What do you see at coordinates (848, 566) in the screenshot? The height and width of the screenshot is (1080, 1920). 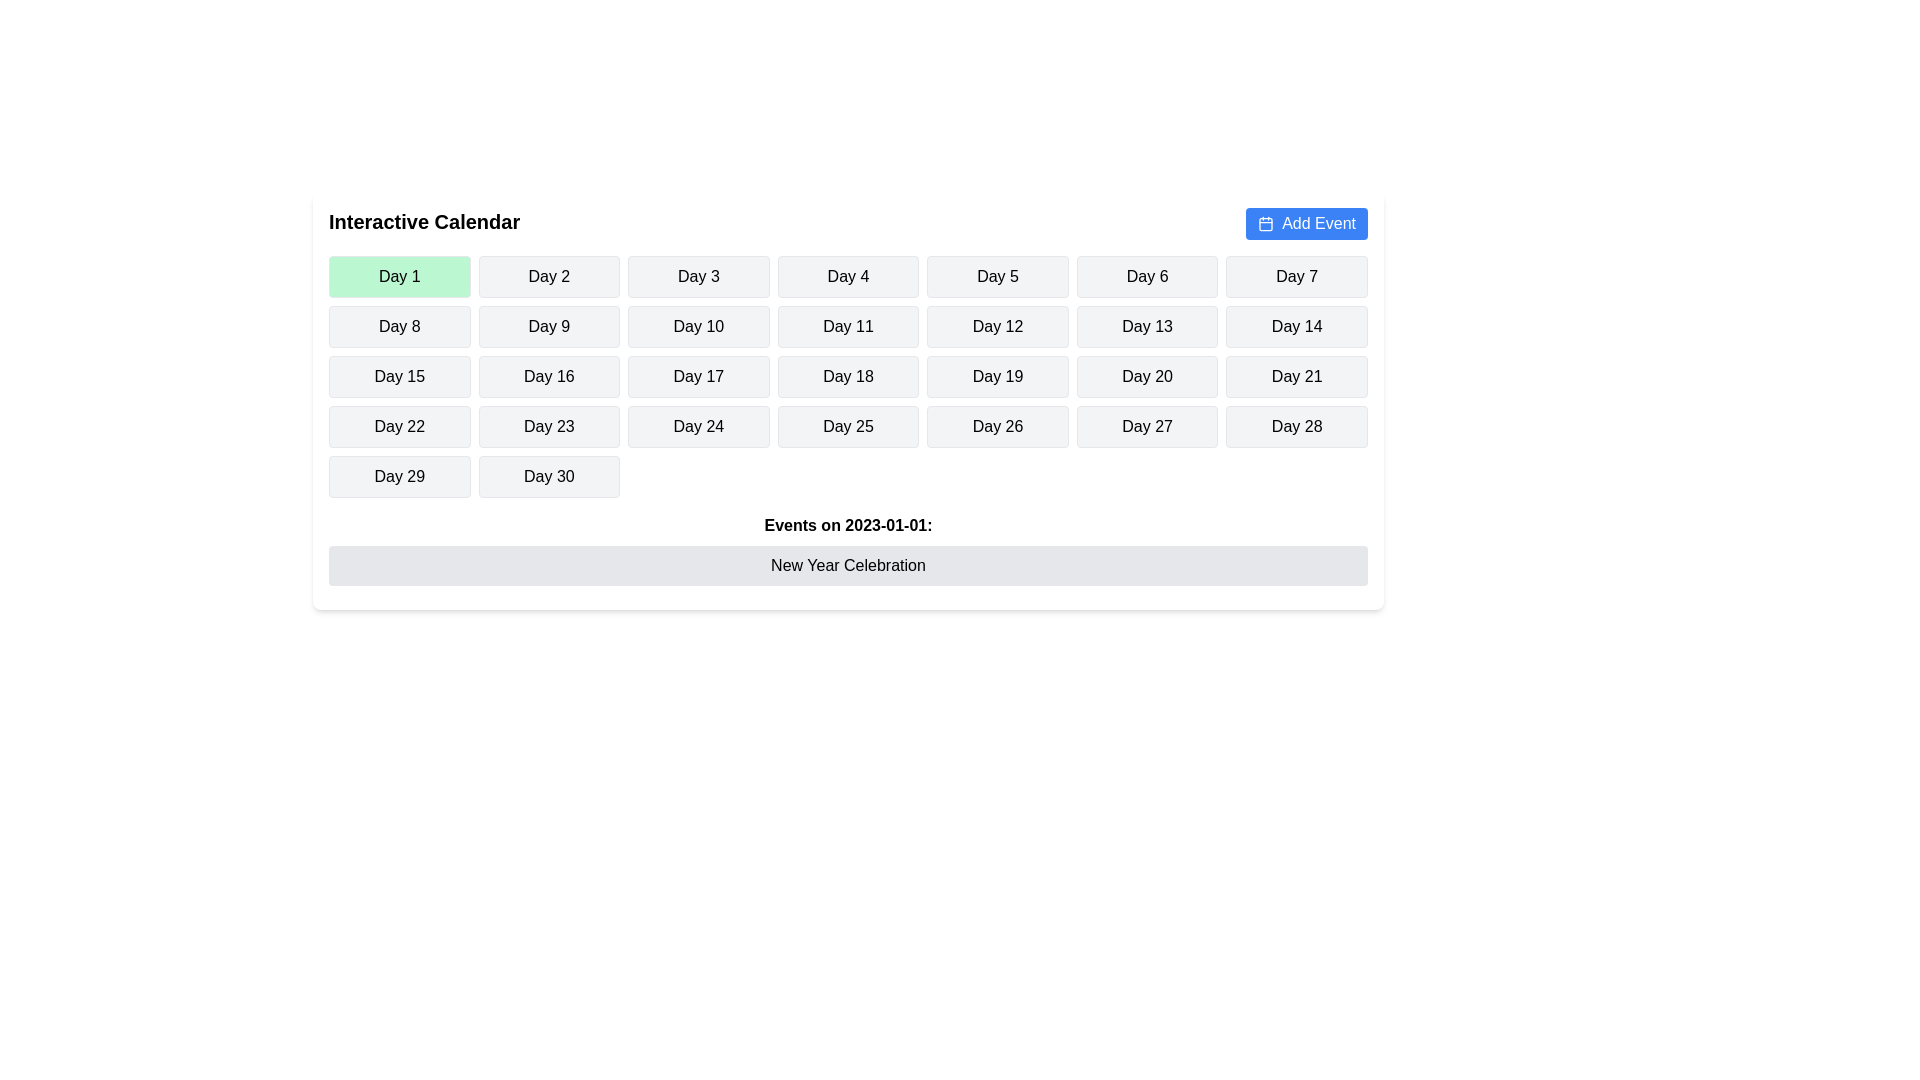 I see `event name displayed in the text box labeled 'New Year Celebration', which is located below the heading 'Events on 2023-01-01:'` at bounding box center [848, 566].